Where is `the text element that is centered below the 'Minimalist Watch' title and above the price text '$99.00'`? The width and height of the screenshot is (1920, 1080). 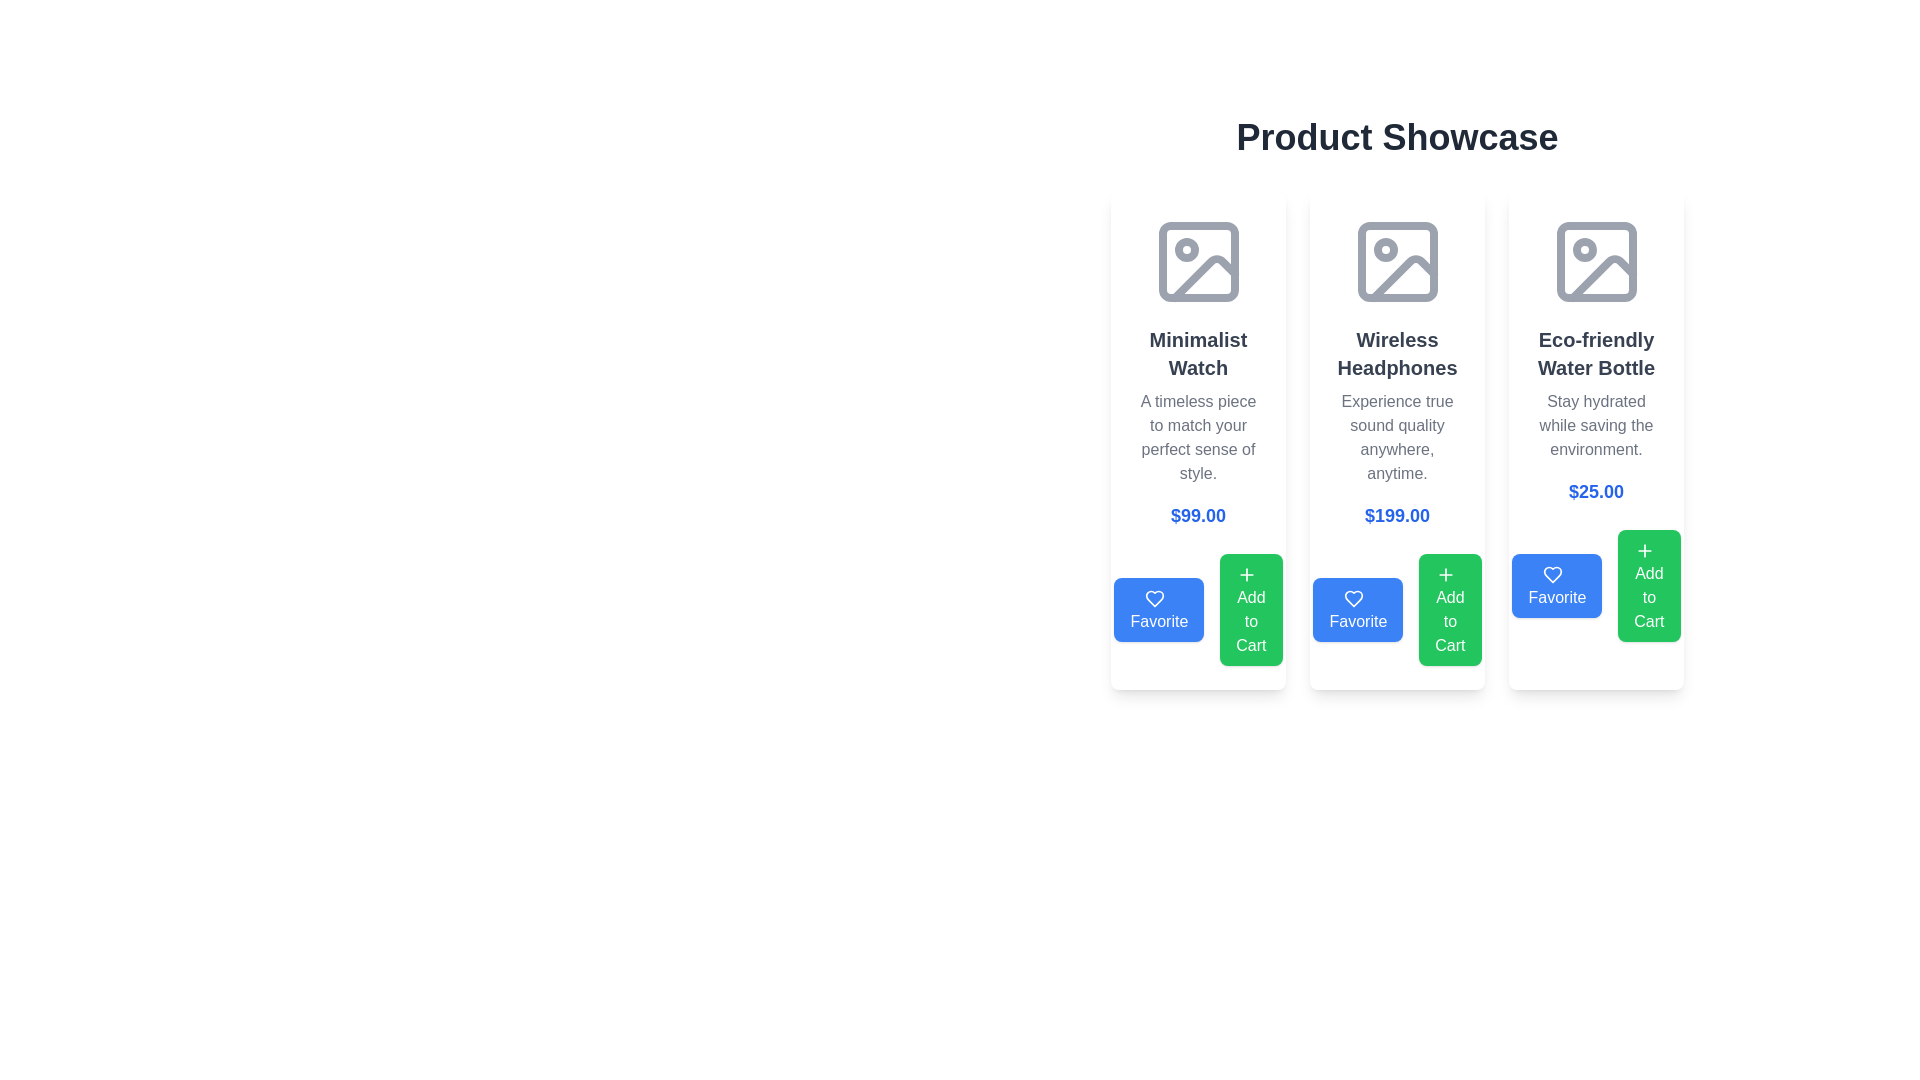
the text element that is centered below the 'Minimalist Watch' title and above the price text '$99.00' is located at coordinates (1198, 437).